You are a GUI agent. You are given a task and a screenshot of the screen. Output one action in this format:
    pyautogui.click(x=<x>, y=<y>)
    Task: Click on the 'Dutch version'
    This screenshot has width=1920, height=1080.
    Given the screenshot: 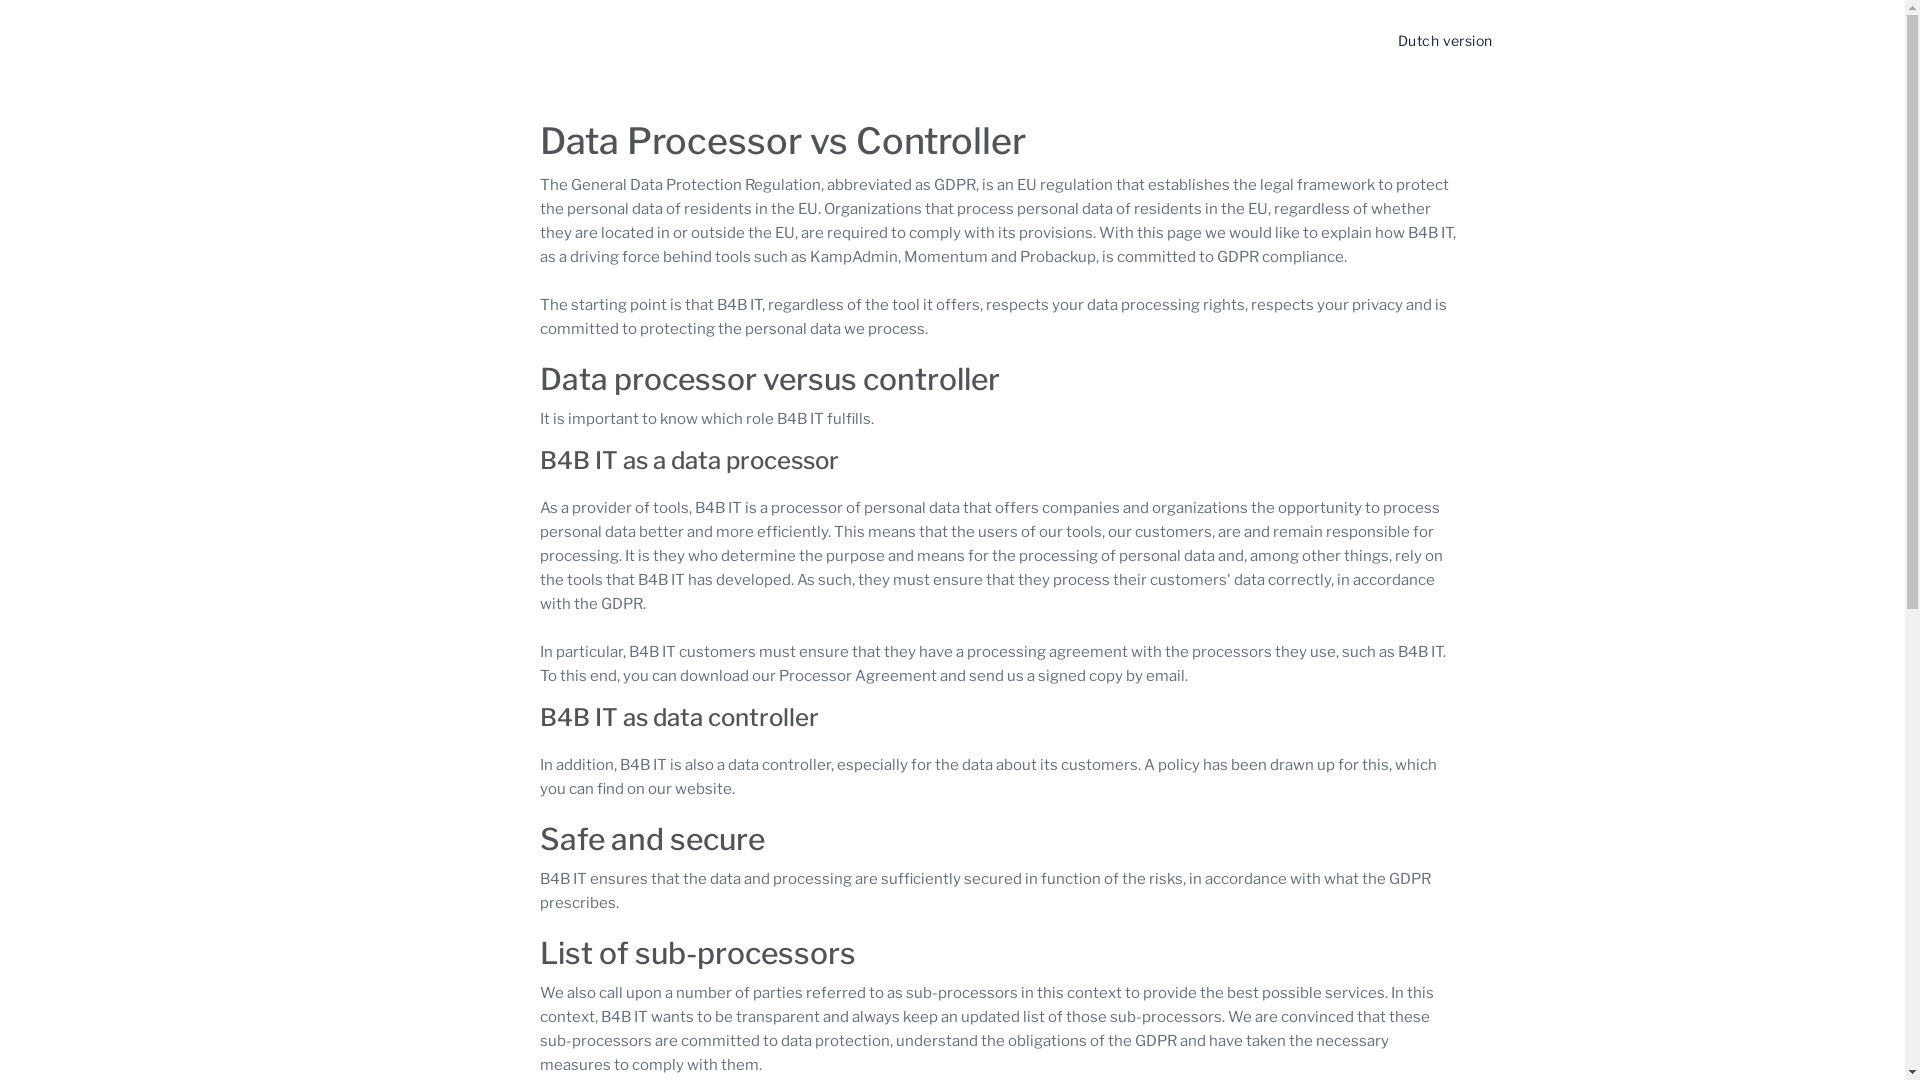 What is the action you would take?
    pyautogui.click(x=1444, y=40)
    